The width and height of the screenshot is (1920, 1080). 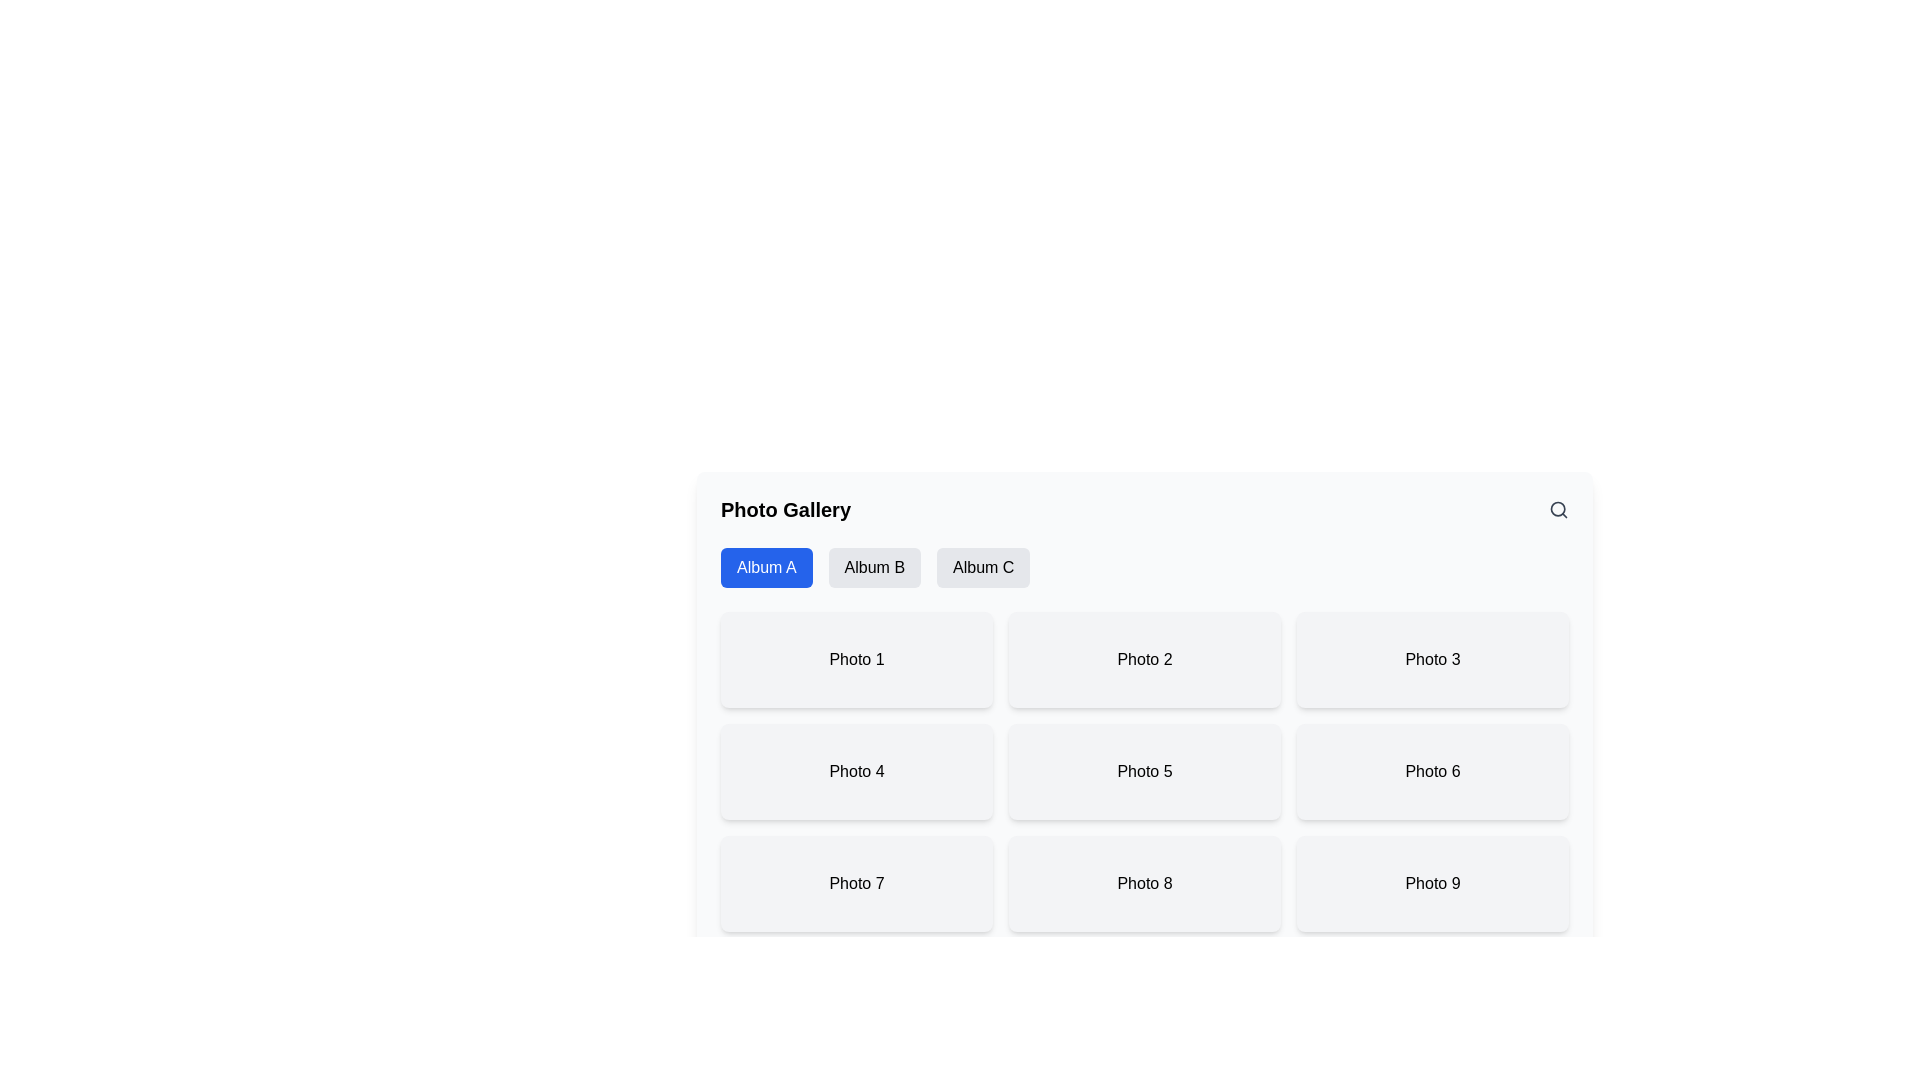 I want to click on the card labeled 'Photo 2' in the photo gallery, so click(x=1145, y=659).